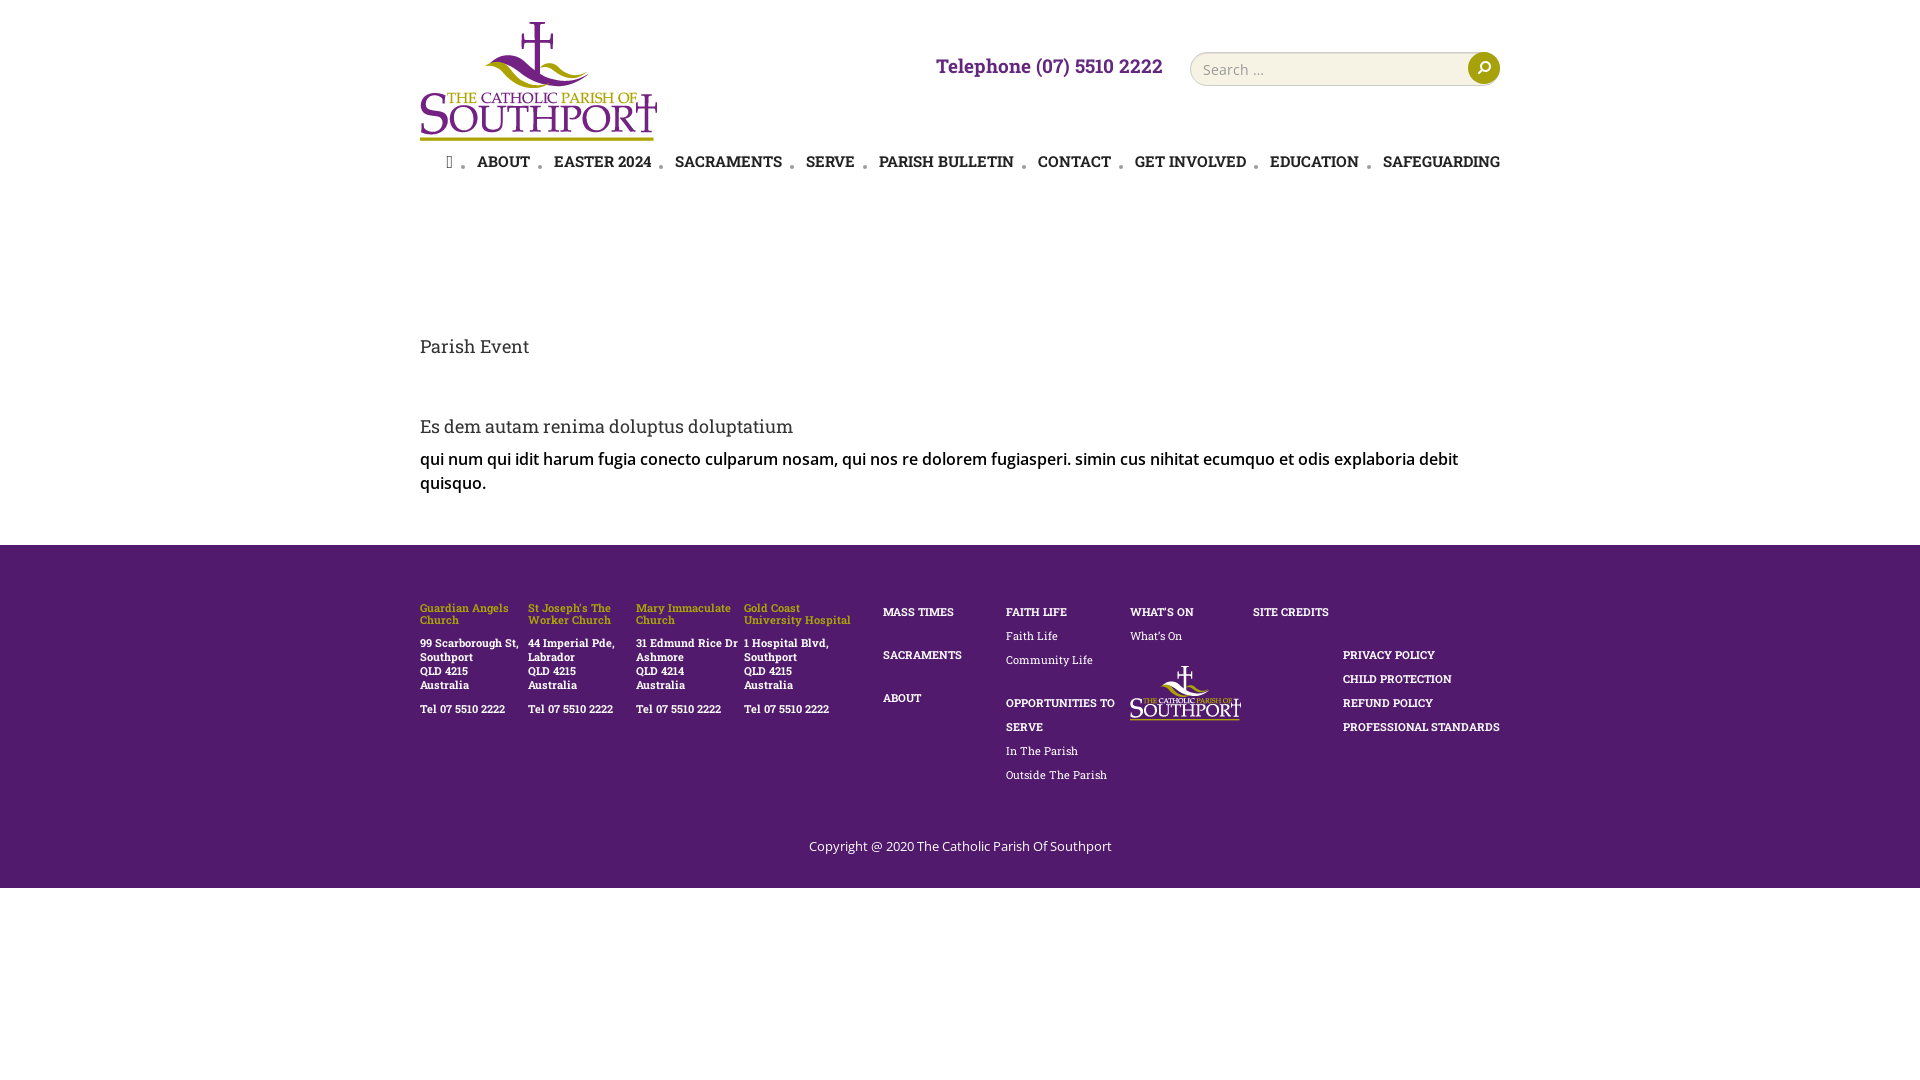 This screenshot has height=1080, width=1920. What do you see at coordinates (1291, 610) in the screenshot?
I see `'SITE CREDITS'` at bounding box center [1291, 610].